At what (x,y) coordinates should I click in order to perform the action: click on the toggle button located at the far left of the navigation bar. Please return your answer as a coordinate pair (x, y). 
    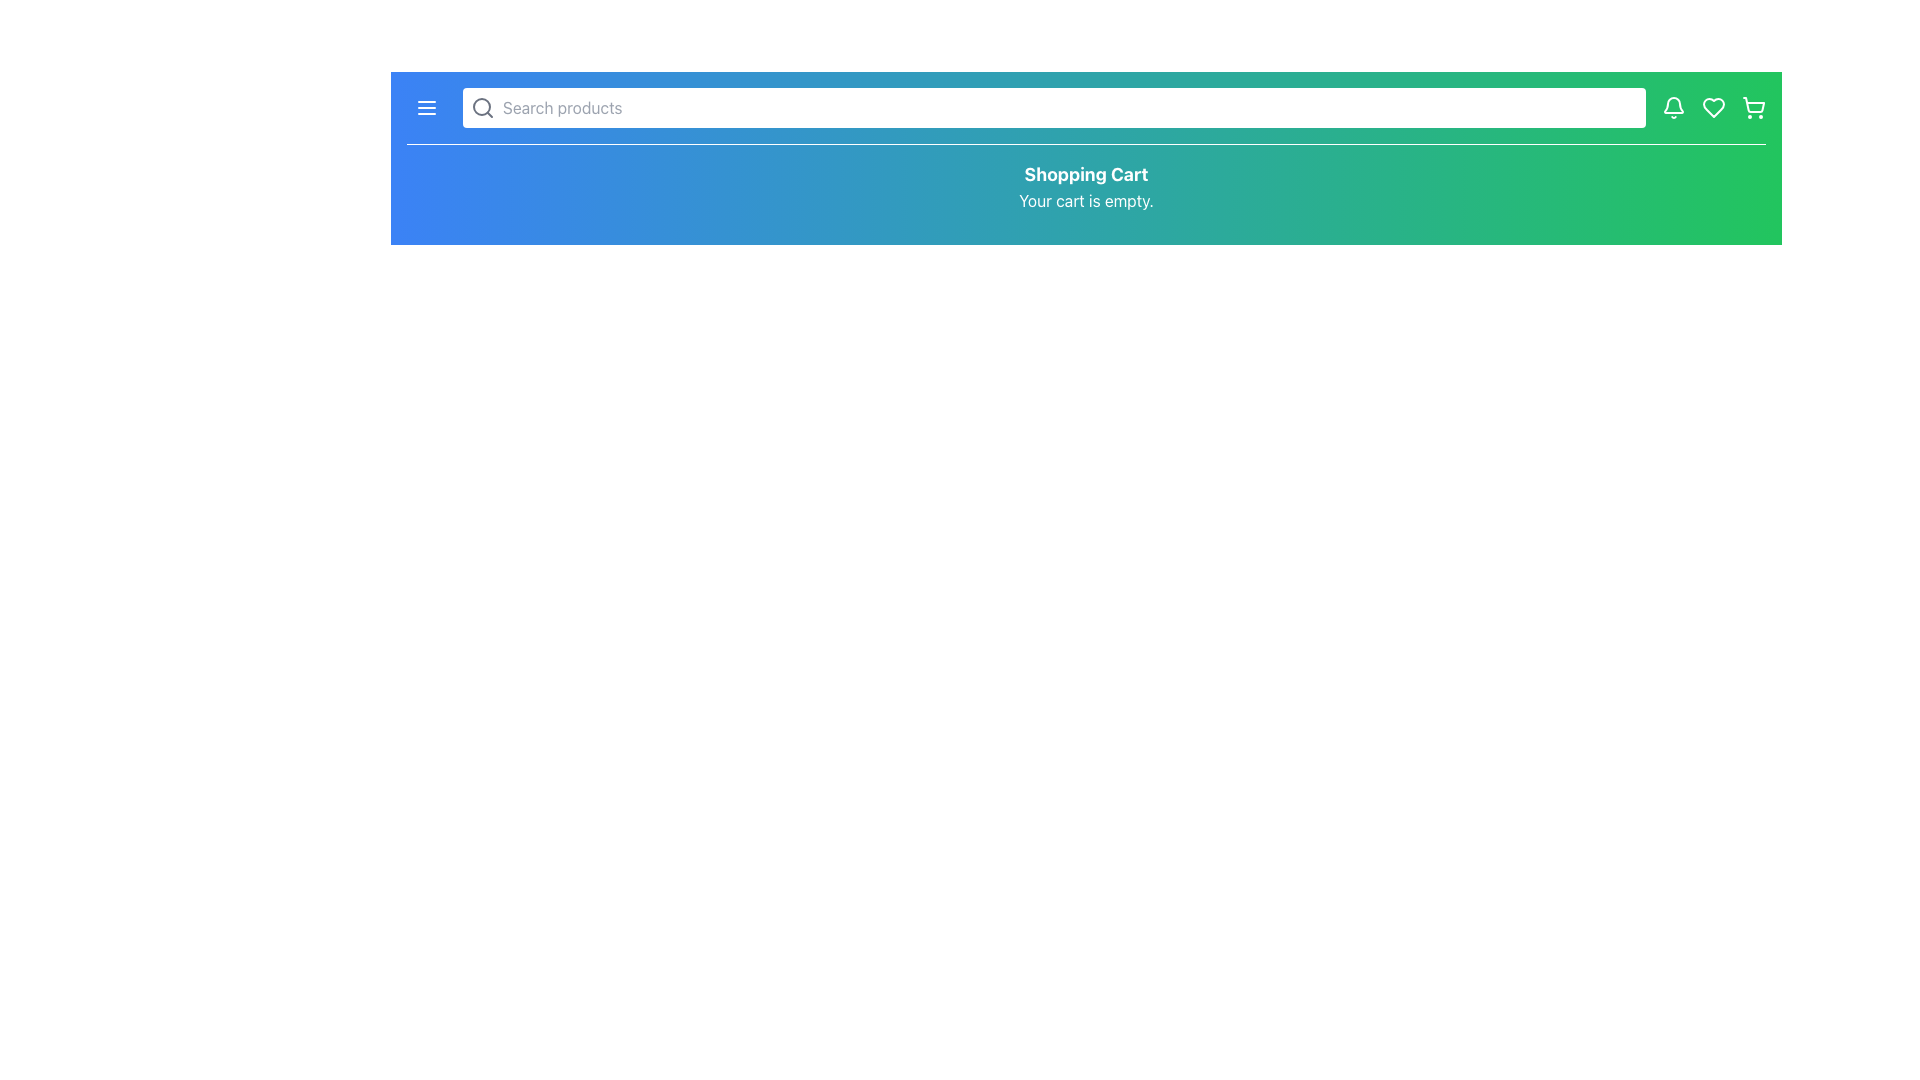
    Looking at the image, I should click on (426, 108).